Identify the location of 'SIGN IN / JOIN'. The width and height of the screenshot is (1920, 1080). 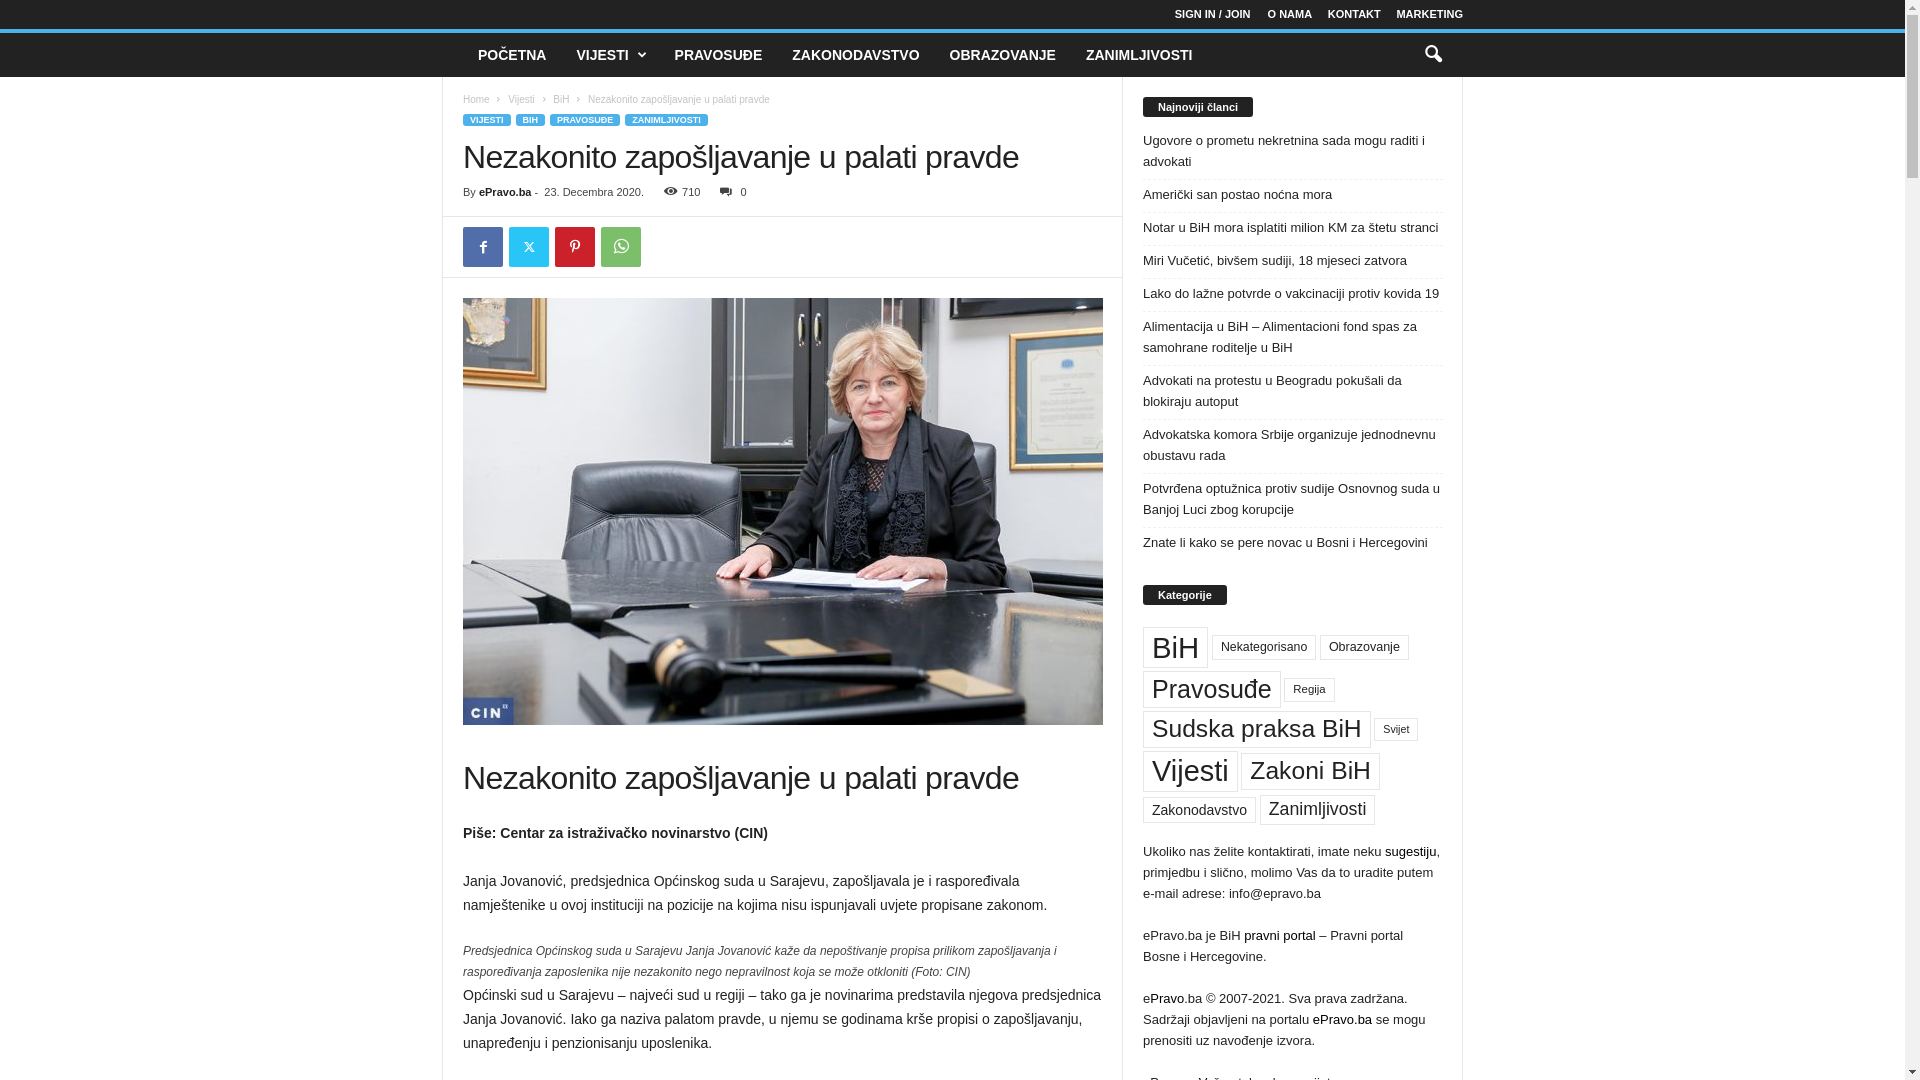
(1212, 14).